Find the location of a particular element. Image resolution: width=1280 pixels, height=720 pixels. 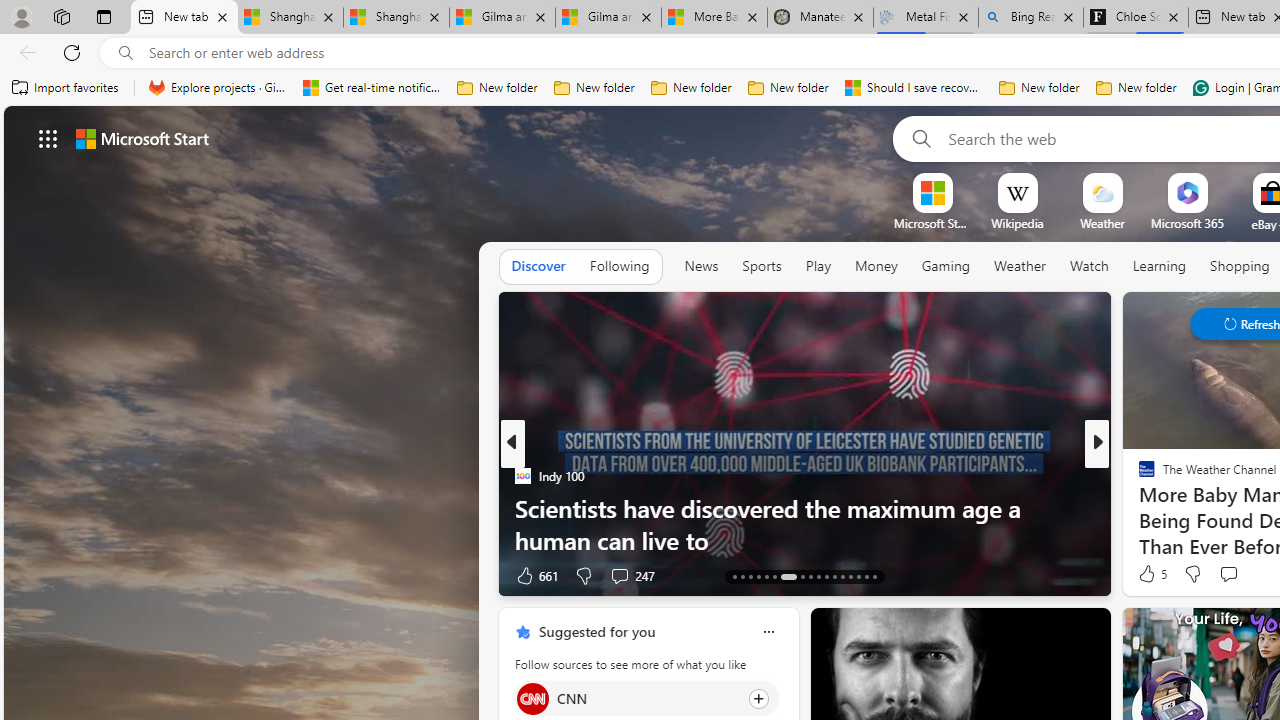

'AutomationID: tab-23' is located at coordinates (826, 577).